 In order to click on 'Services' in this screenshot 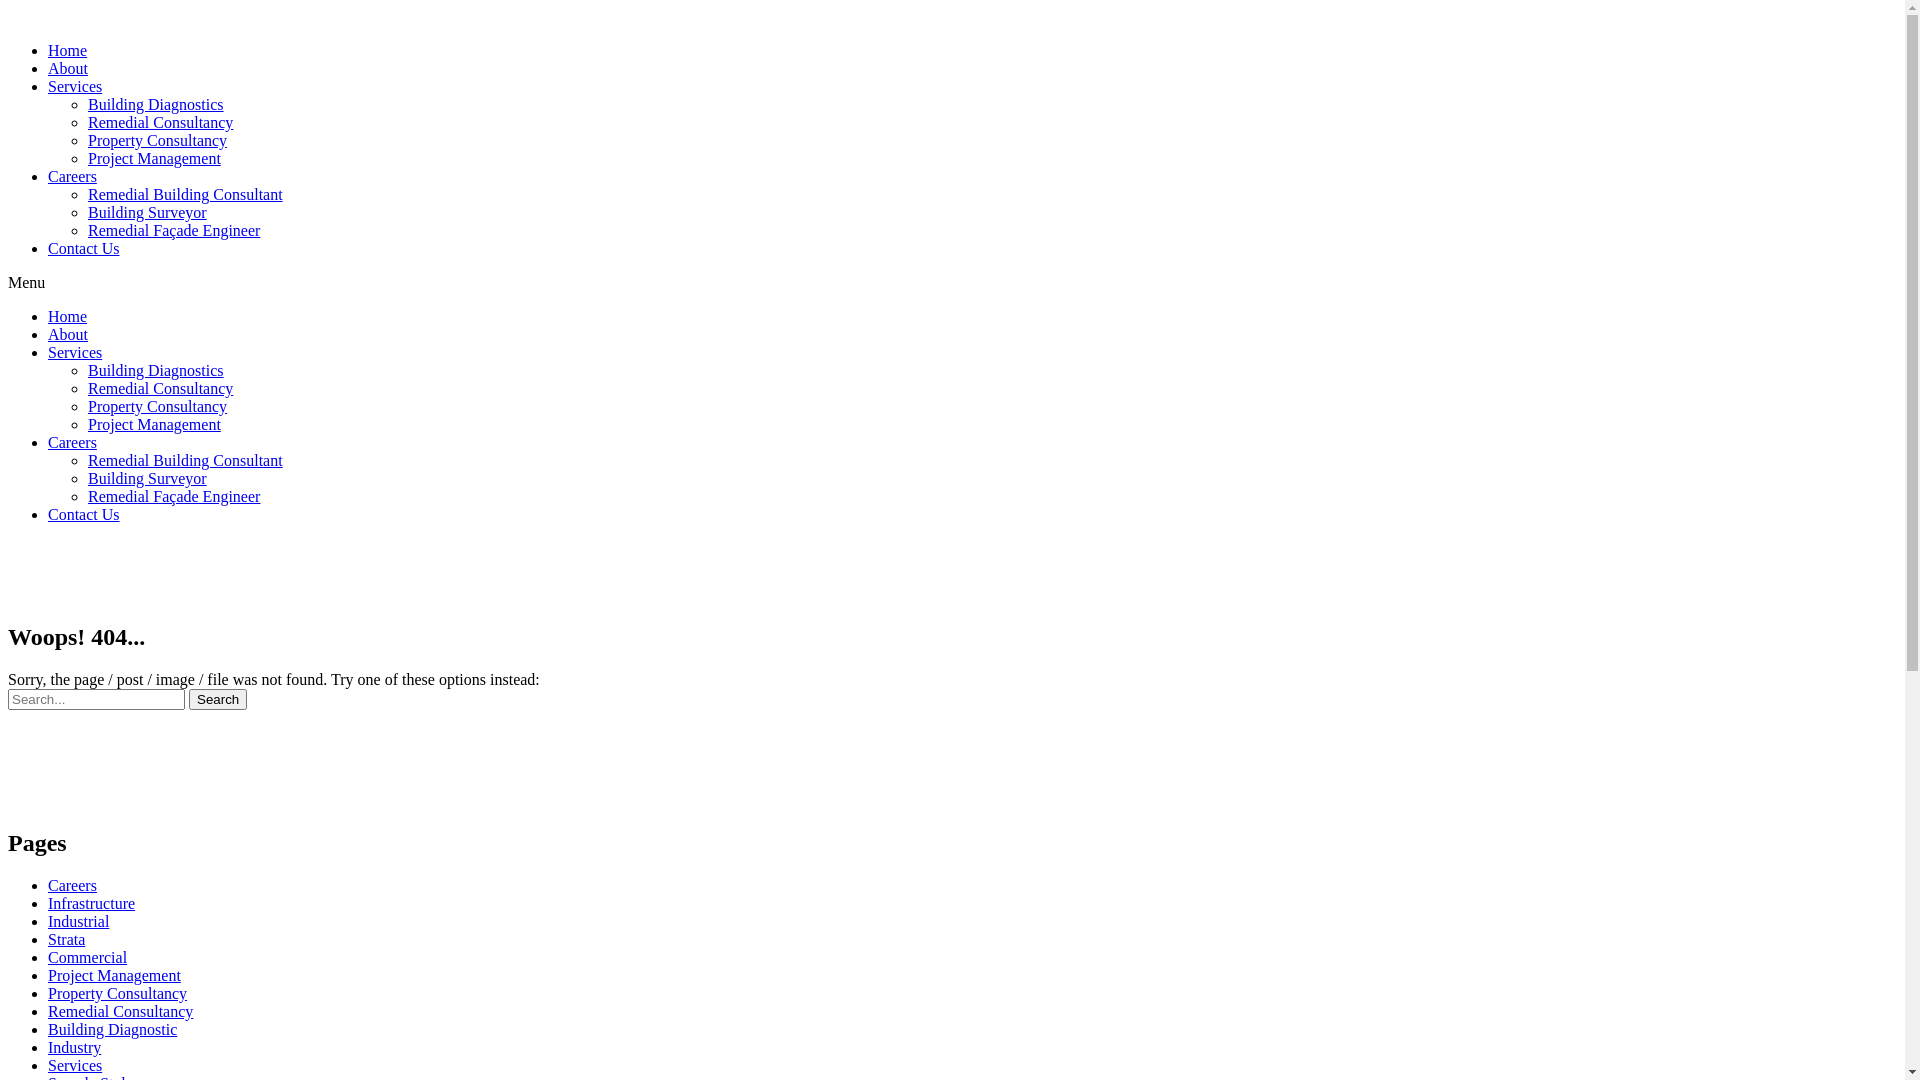, I will do `click(75, 351)`.